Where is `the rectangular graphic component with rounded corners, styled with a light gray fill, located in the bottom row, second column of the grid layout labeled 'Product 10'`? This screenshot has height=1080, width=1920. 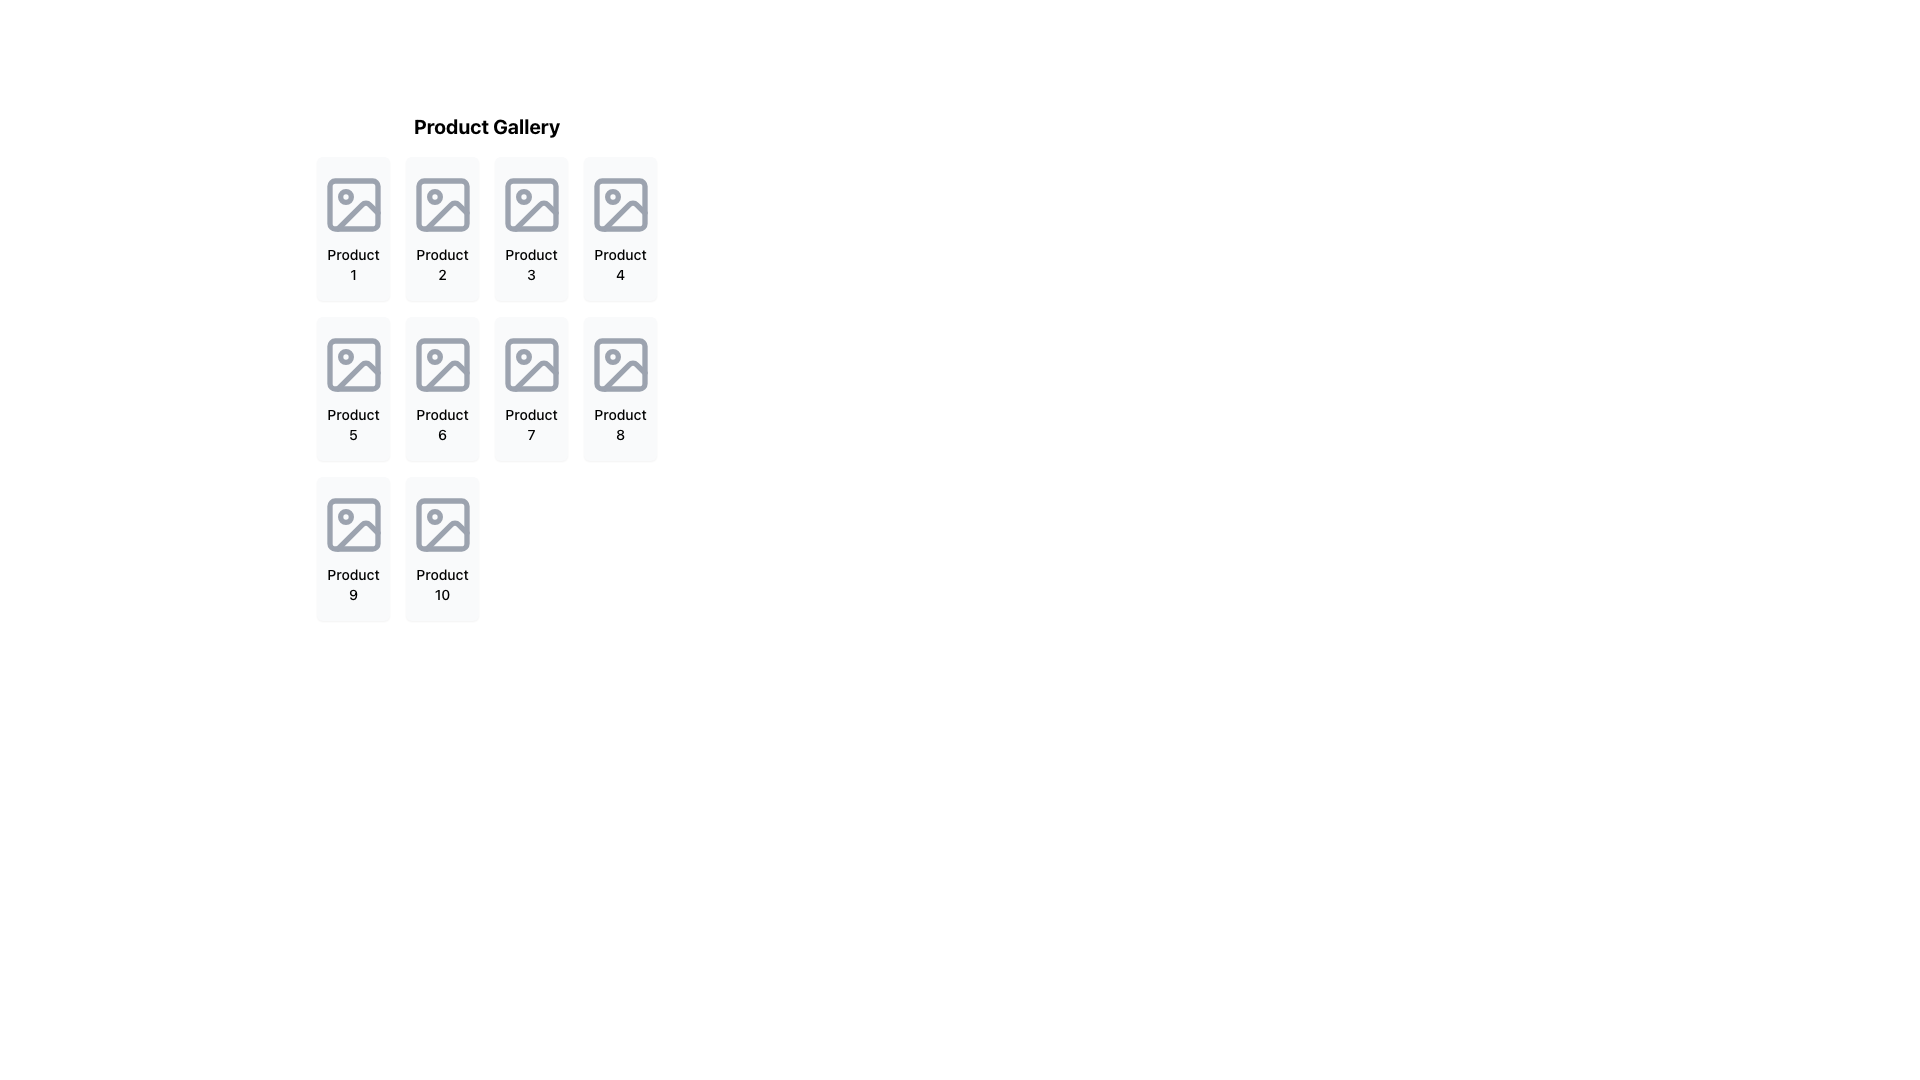 the rectangular graphic component with rounded corners, styled with a light gray fill, located in the bottom row, second column of the grid layout labeled 'Product 10' is located at coordinates (441, 523).